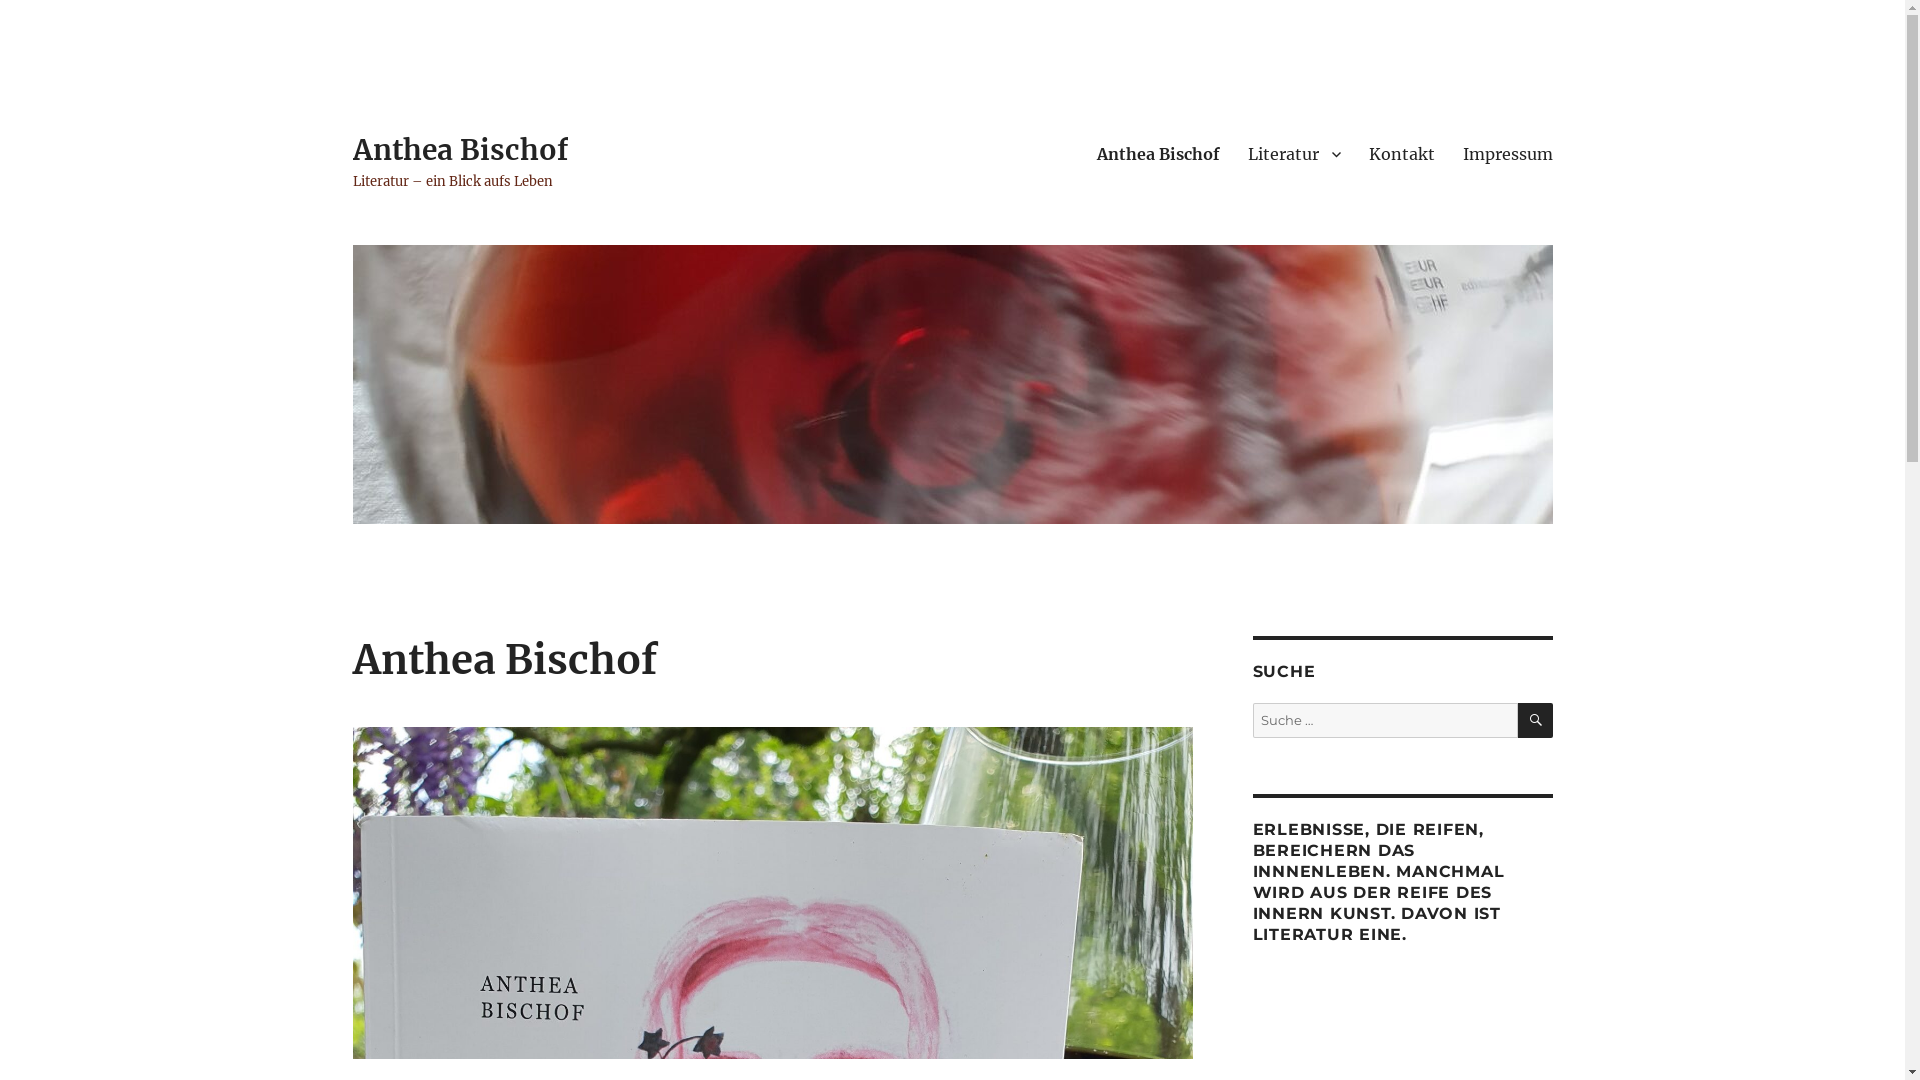 This screenshot has width=1920, height=1080. Describe the element at coordinates (1534, 720) in the screenshot. I see `'SUCHE'` at that location.